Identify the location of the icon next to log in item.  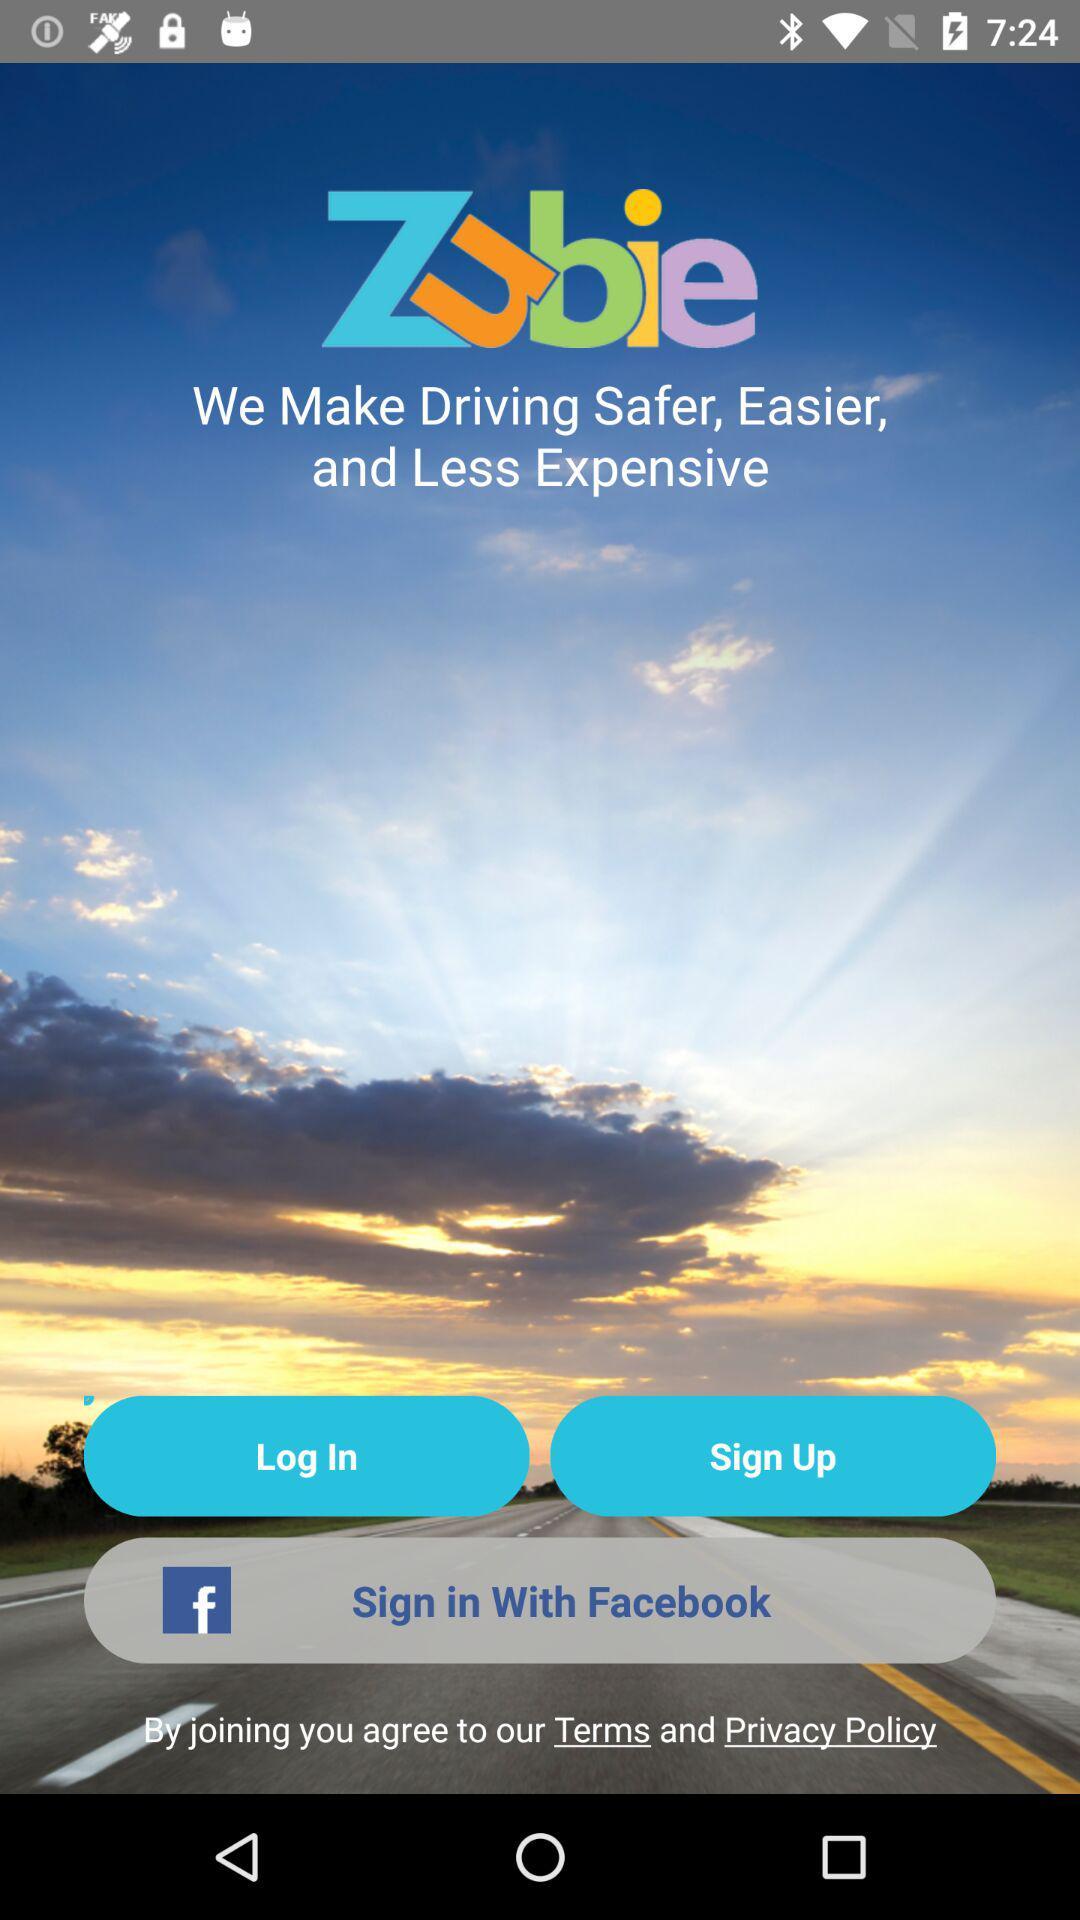
(772, 1456).